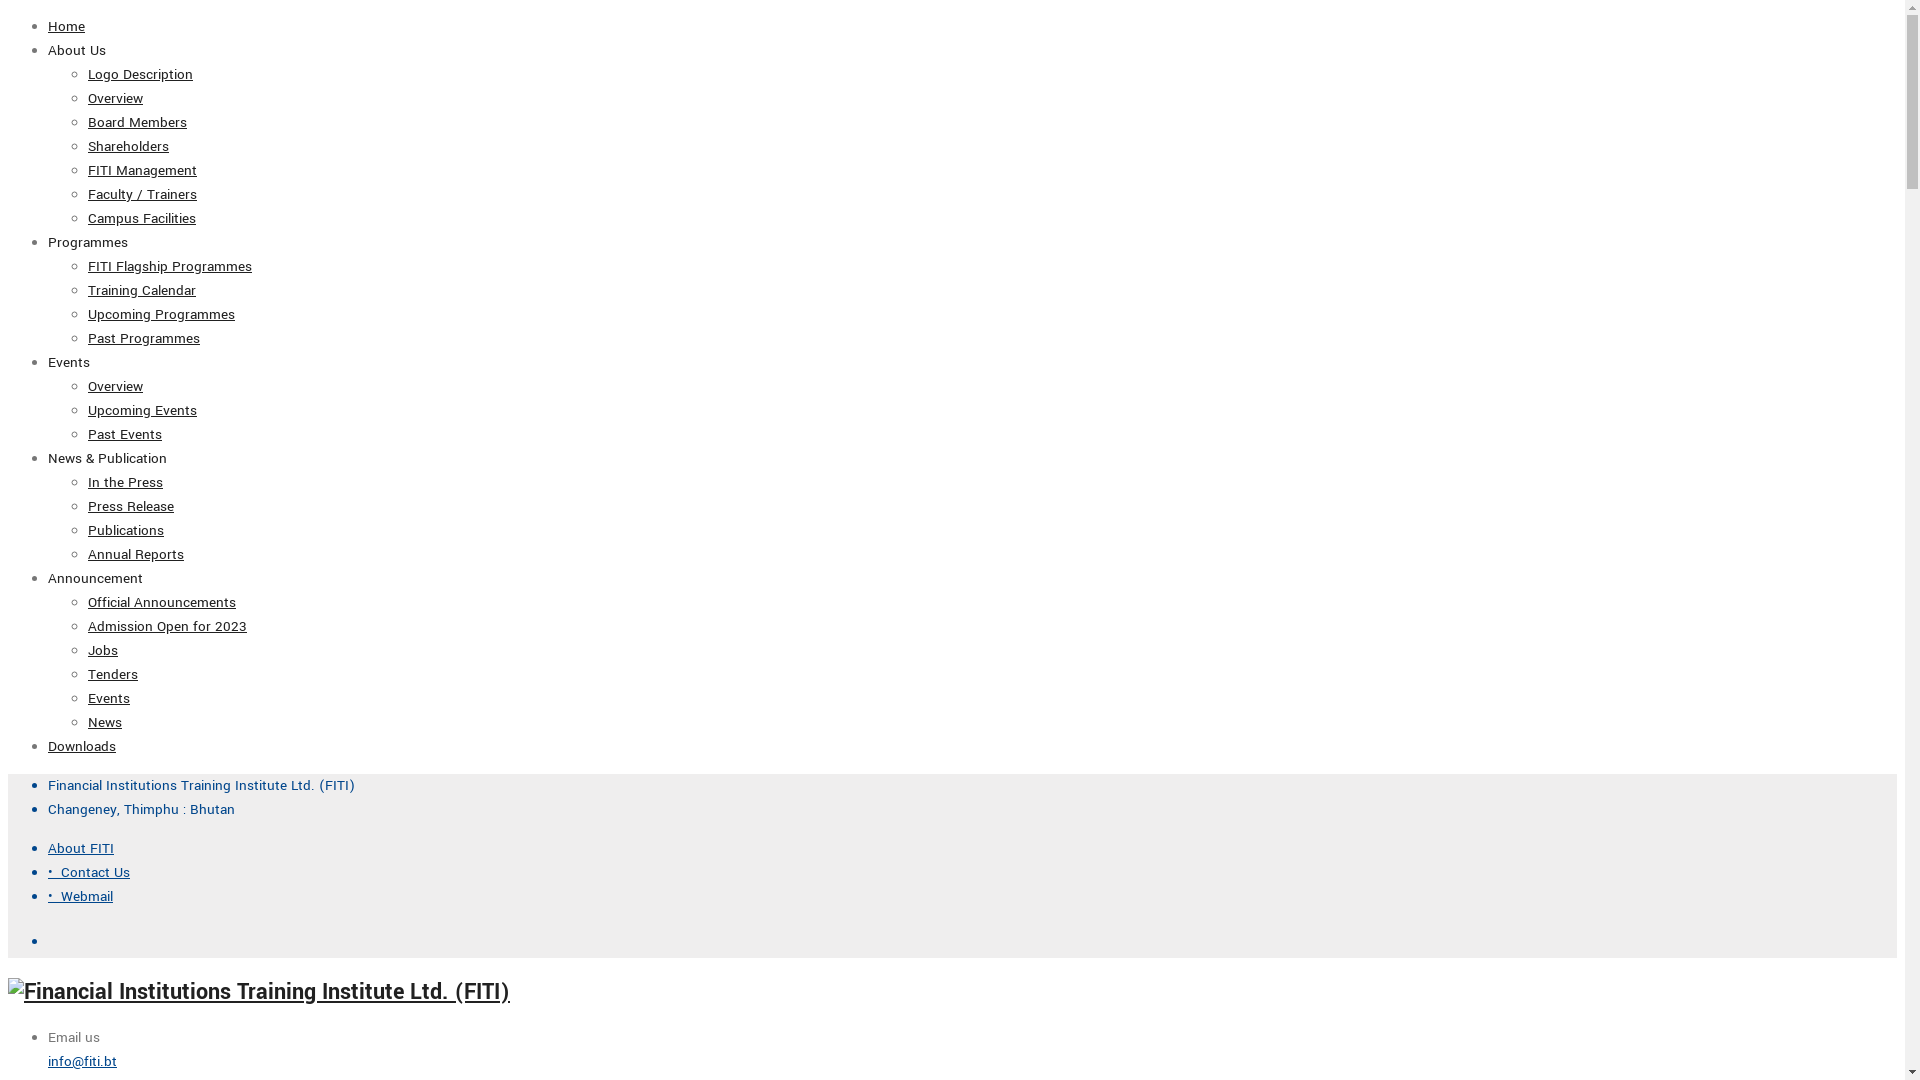 This screenshot has width=1920, height=1080. What do you see at coordinates (140, 808) in the screenshot?
I see `'Changeney, Thimphu : Bhutan'` at bounding box center [140, 808].